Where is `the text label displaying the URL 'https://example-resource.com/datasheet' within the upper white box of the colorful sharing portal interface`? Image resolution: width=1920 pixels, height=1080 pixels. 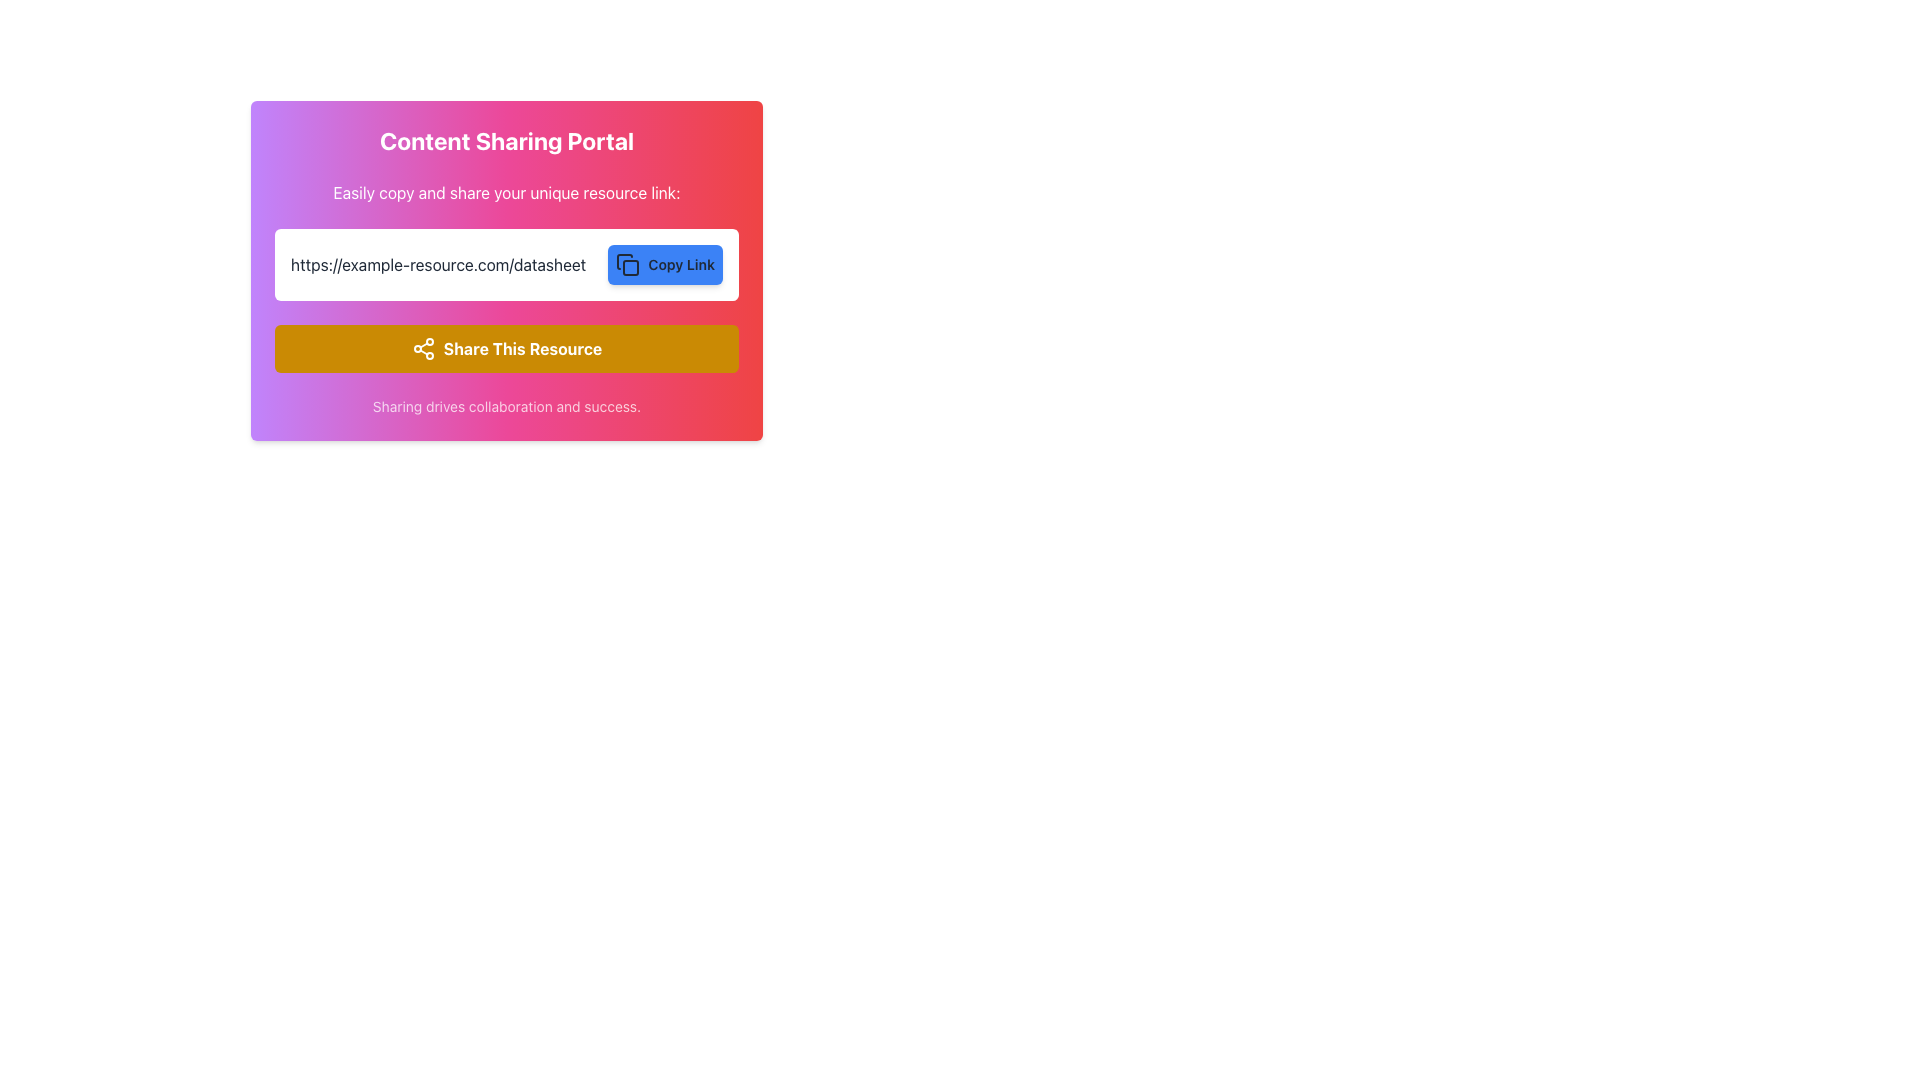
the text label displaying the URL 'https://example-resource.com/datasheet' within the upper white box of the colorful sharing portal interface is located at coordinates (437, 264).